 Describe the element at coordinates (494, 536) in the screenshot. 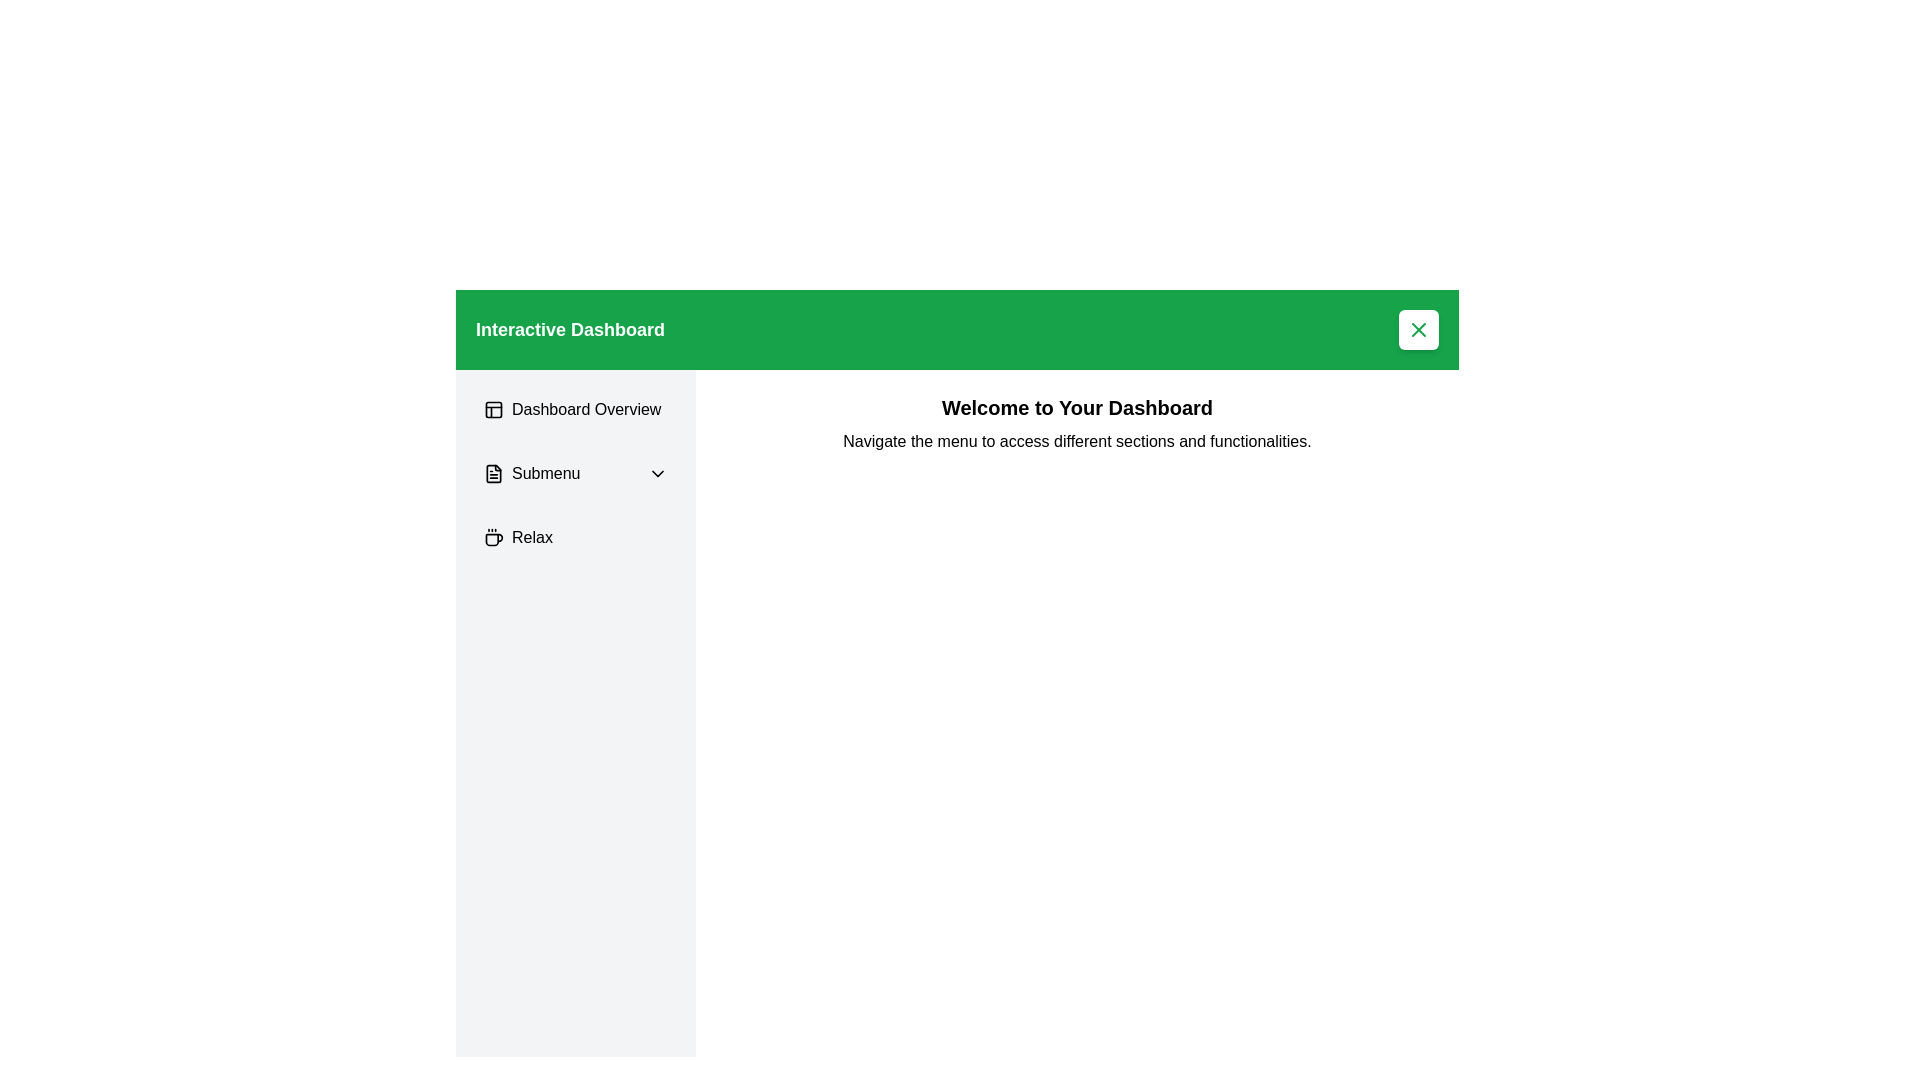

I see `the coffee cup icon located in the sidebar menu next to the 'Relax' label` at that location.